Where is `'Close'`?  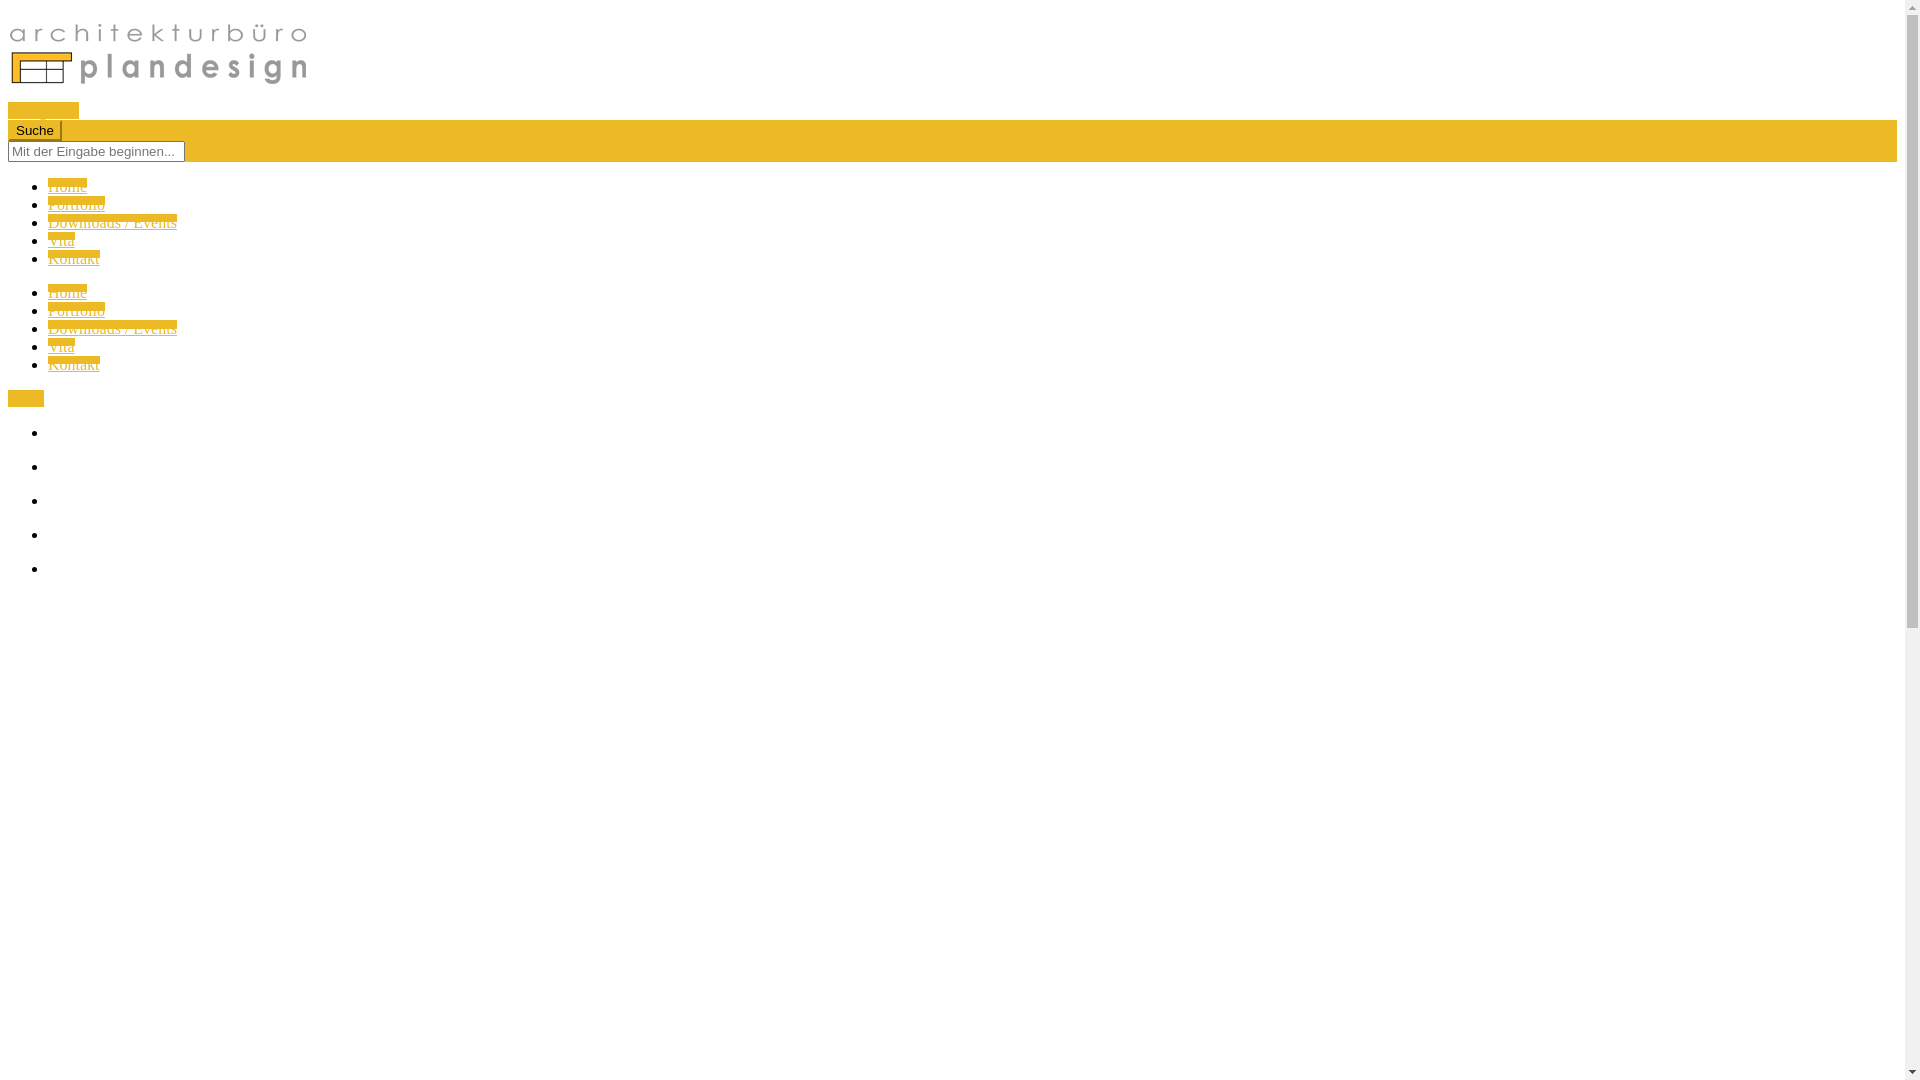
'Close' is located at coordinates (25, 398).